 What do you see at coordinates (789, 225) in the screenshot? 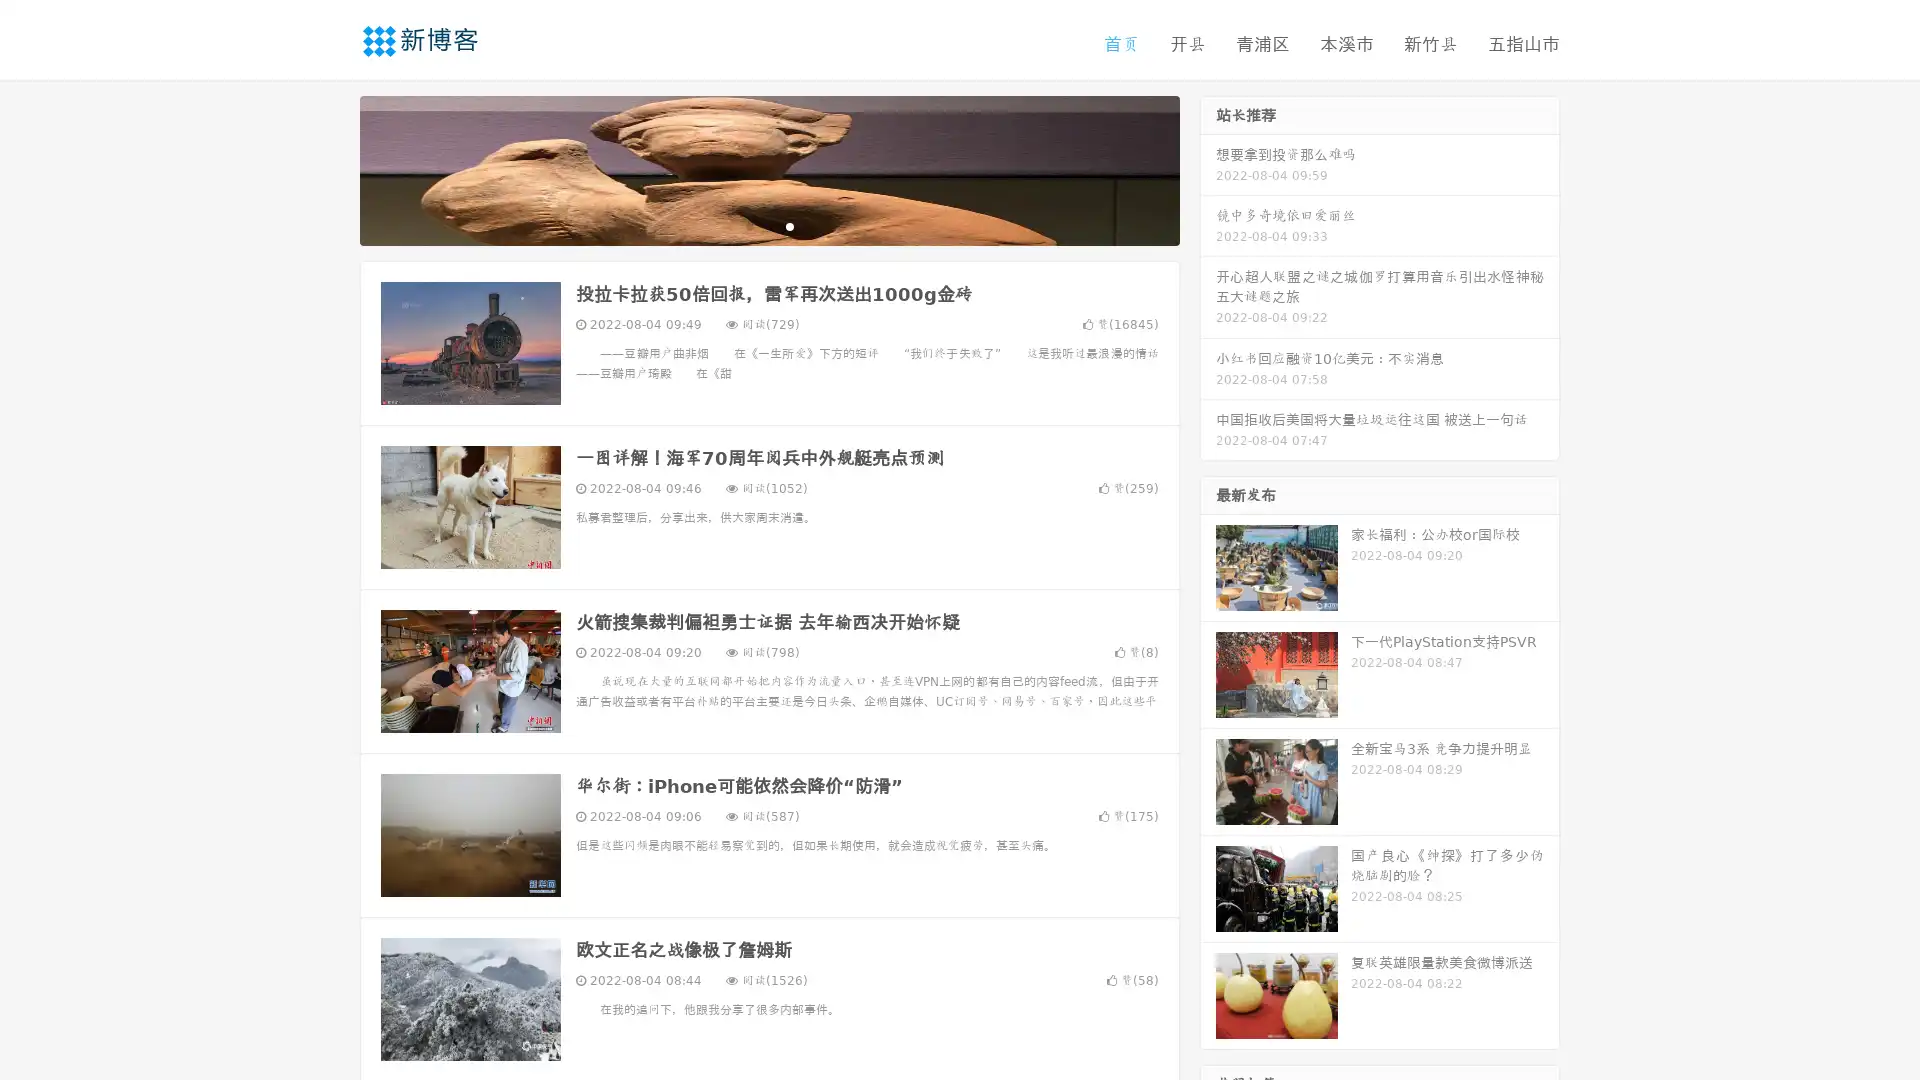
I see `Go to slide 3` at bounding box center [789, 225].